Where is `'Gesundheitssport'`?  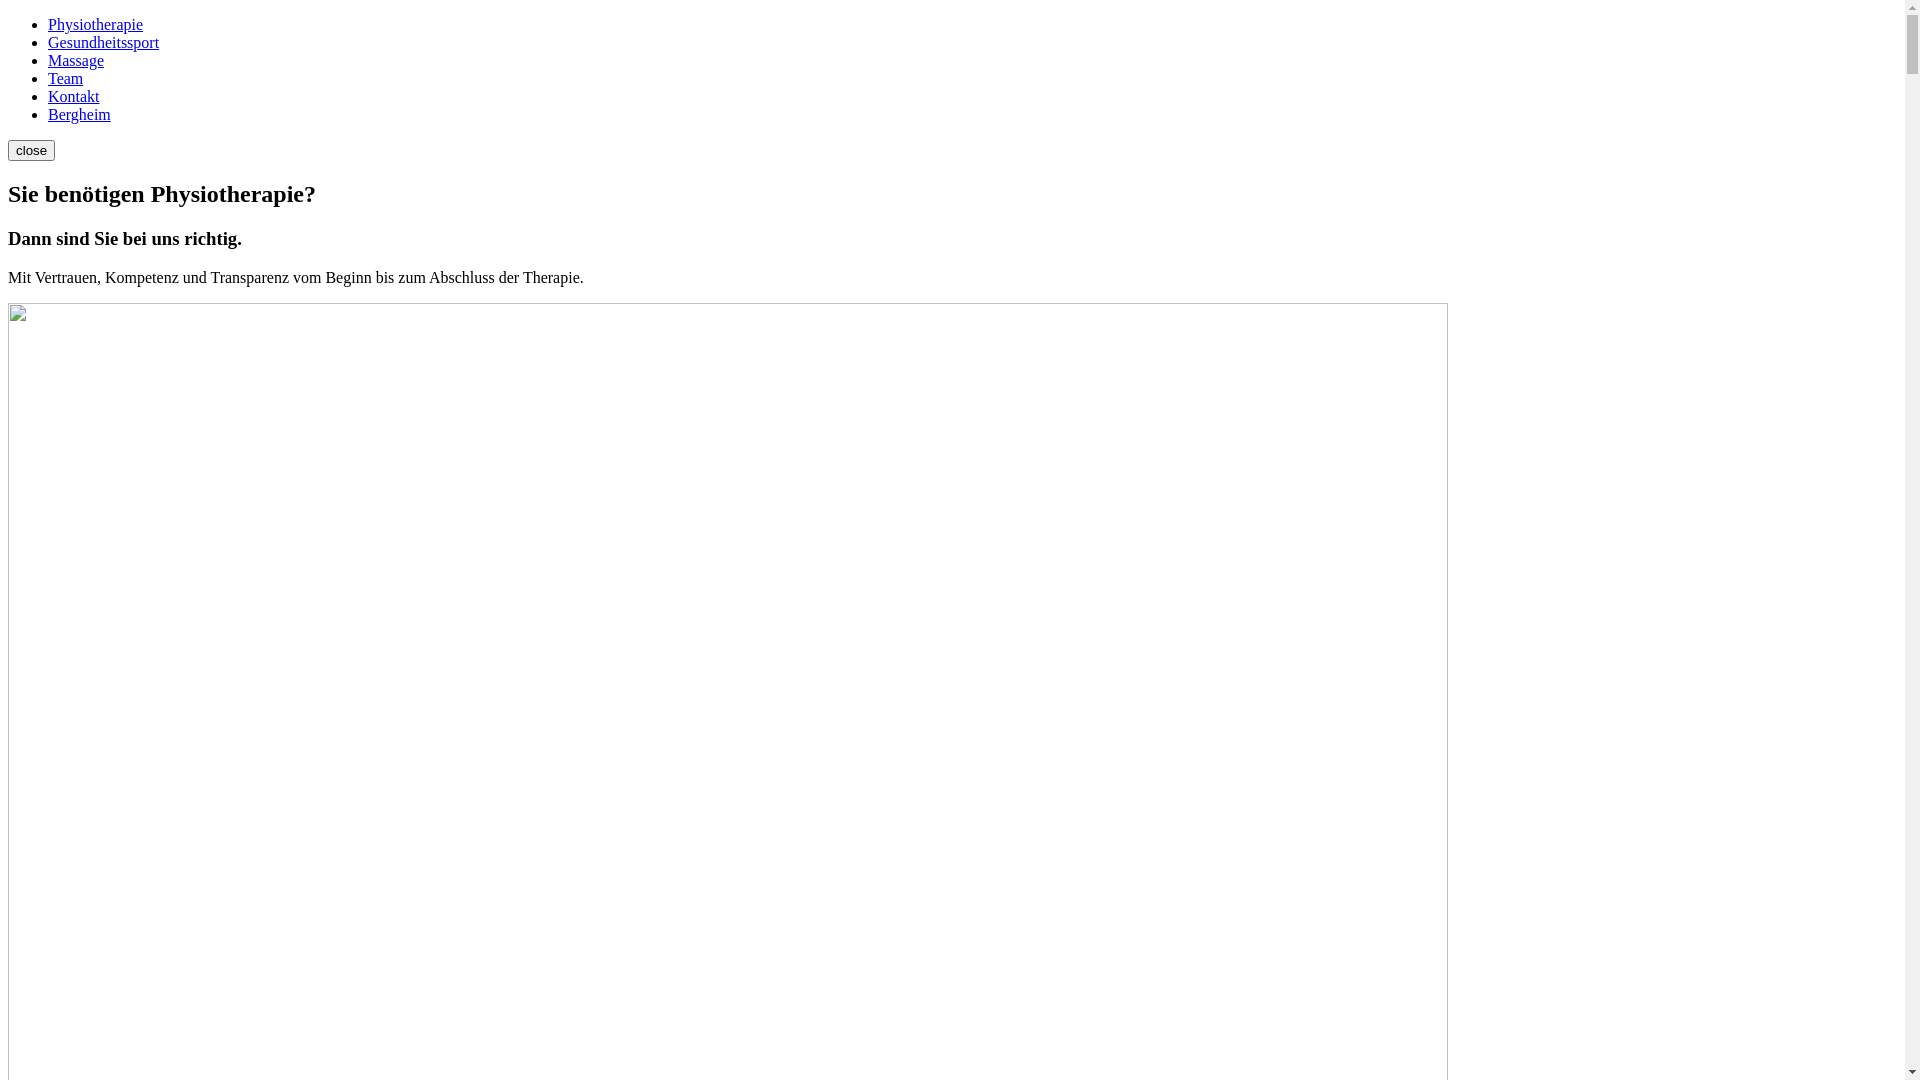 'Gesundheitssport' is located at coordinates (102, 42).